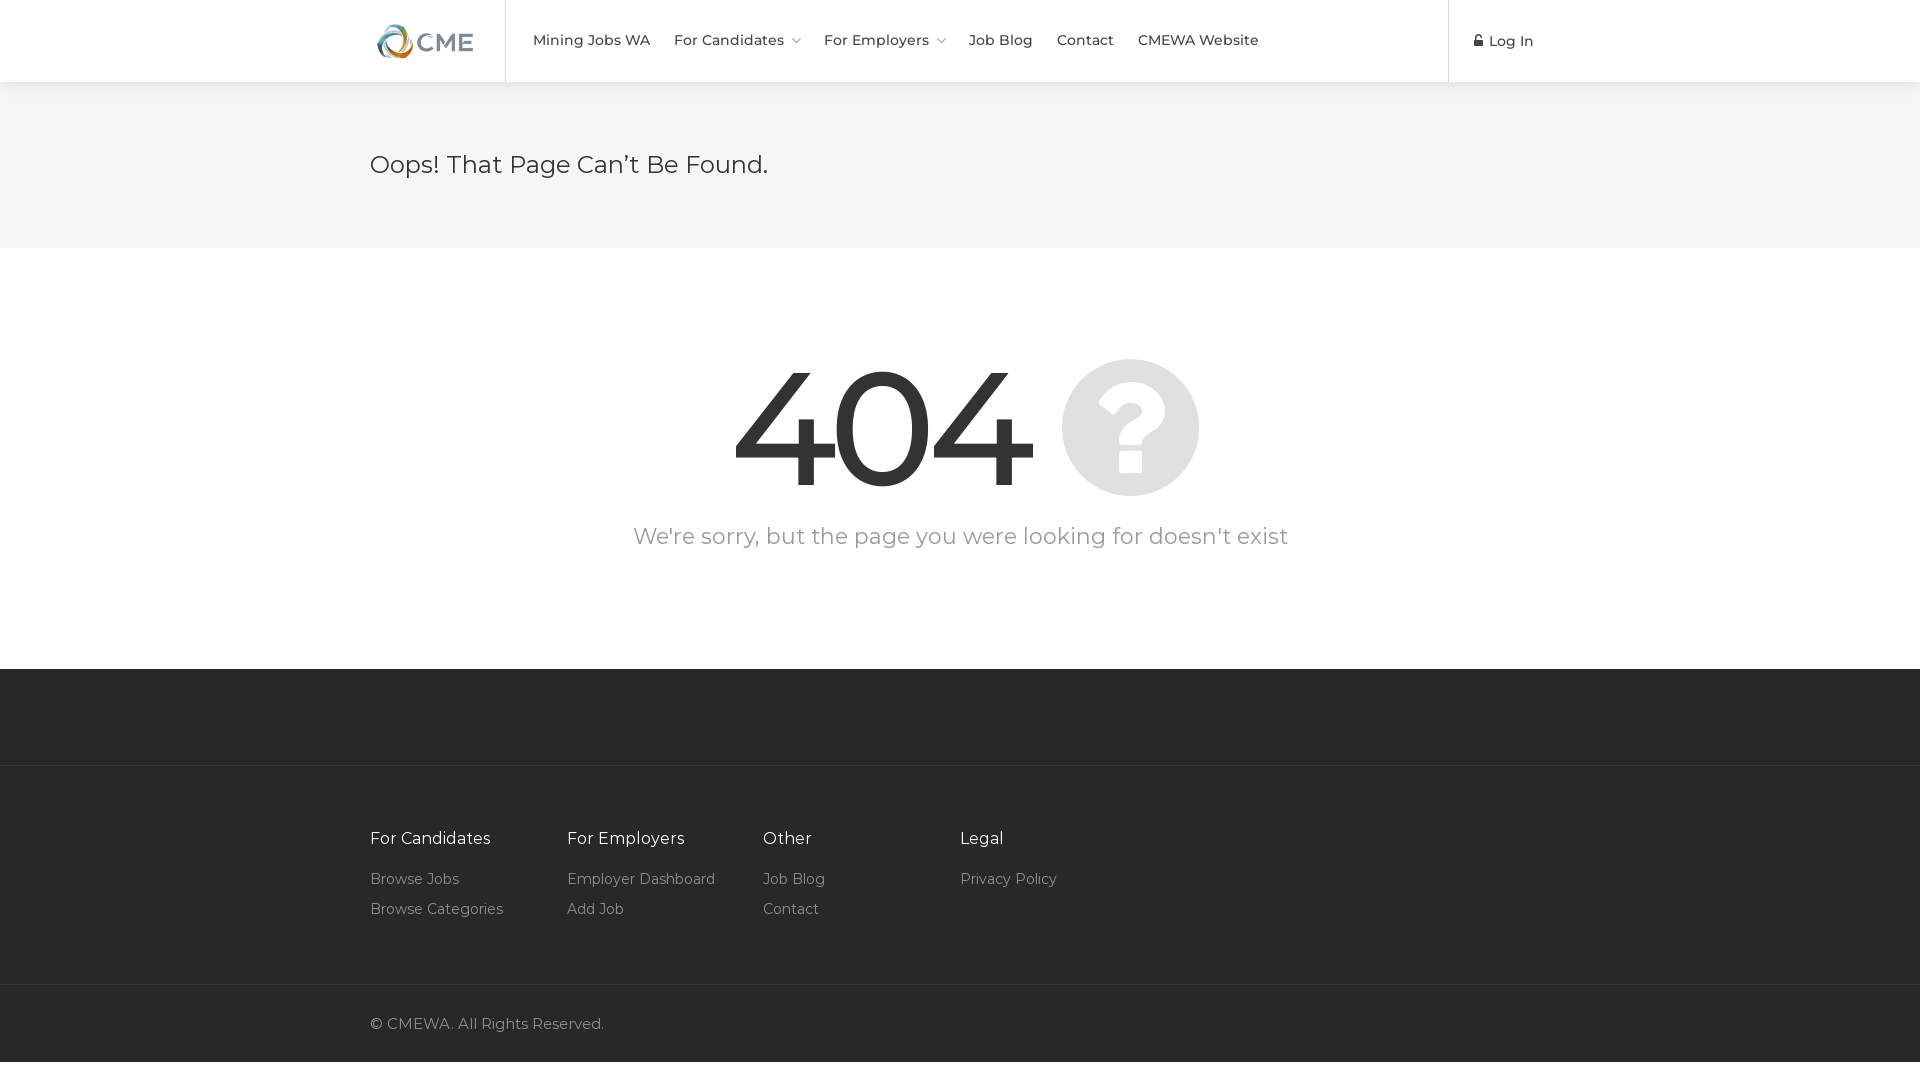 The width and height of the screenshot is (1920, 1080). Describe the element at coordinates (790, 909) in the screenshot. I see `'Contact'` at that location.